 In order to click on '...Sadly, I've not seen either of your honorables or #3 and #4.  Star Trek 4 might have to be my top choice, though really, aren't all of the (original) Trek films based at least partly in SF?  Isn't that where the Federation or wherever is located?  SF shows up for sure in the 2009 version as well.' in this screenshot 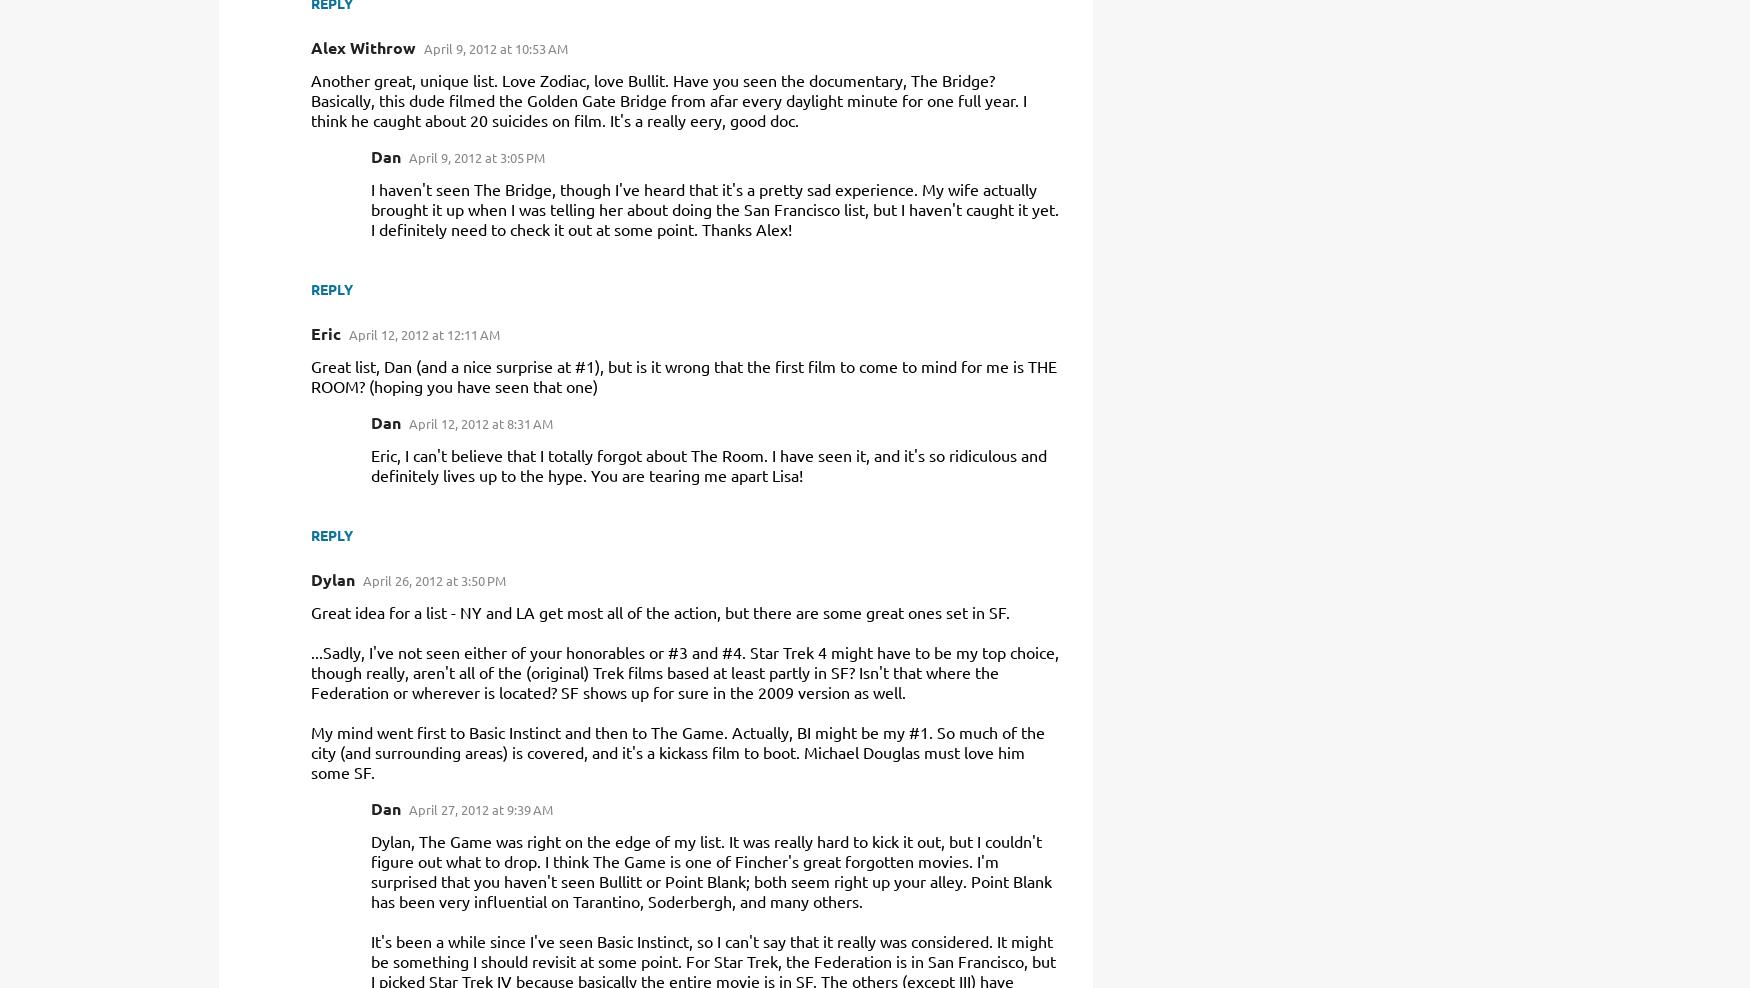, I will do `click(683, 671)`.